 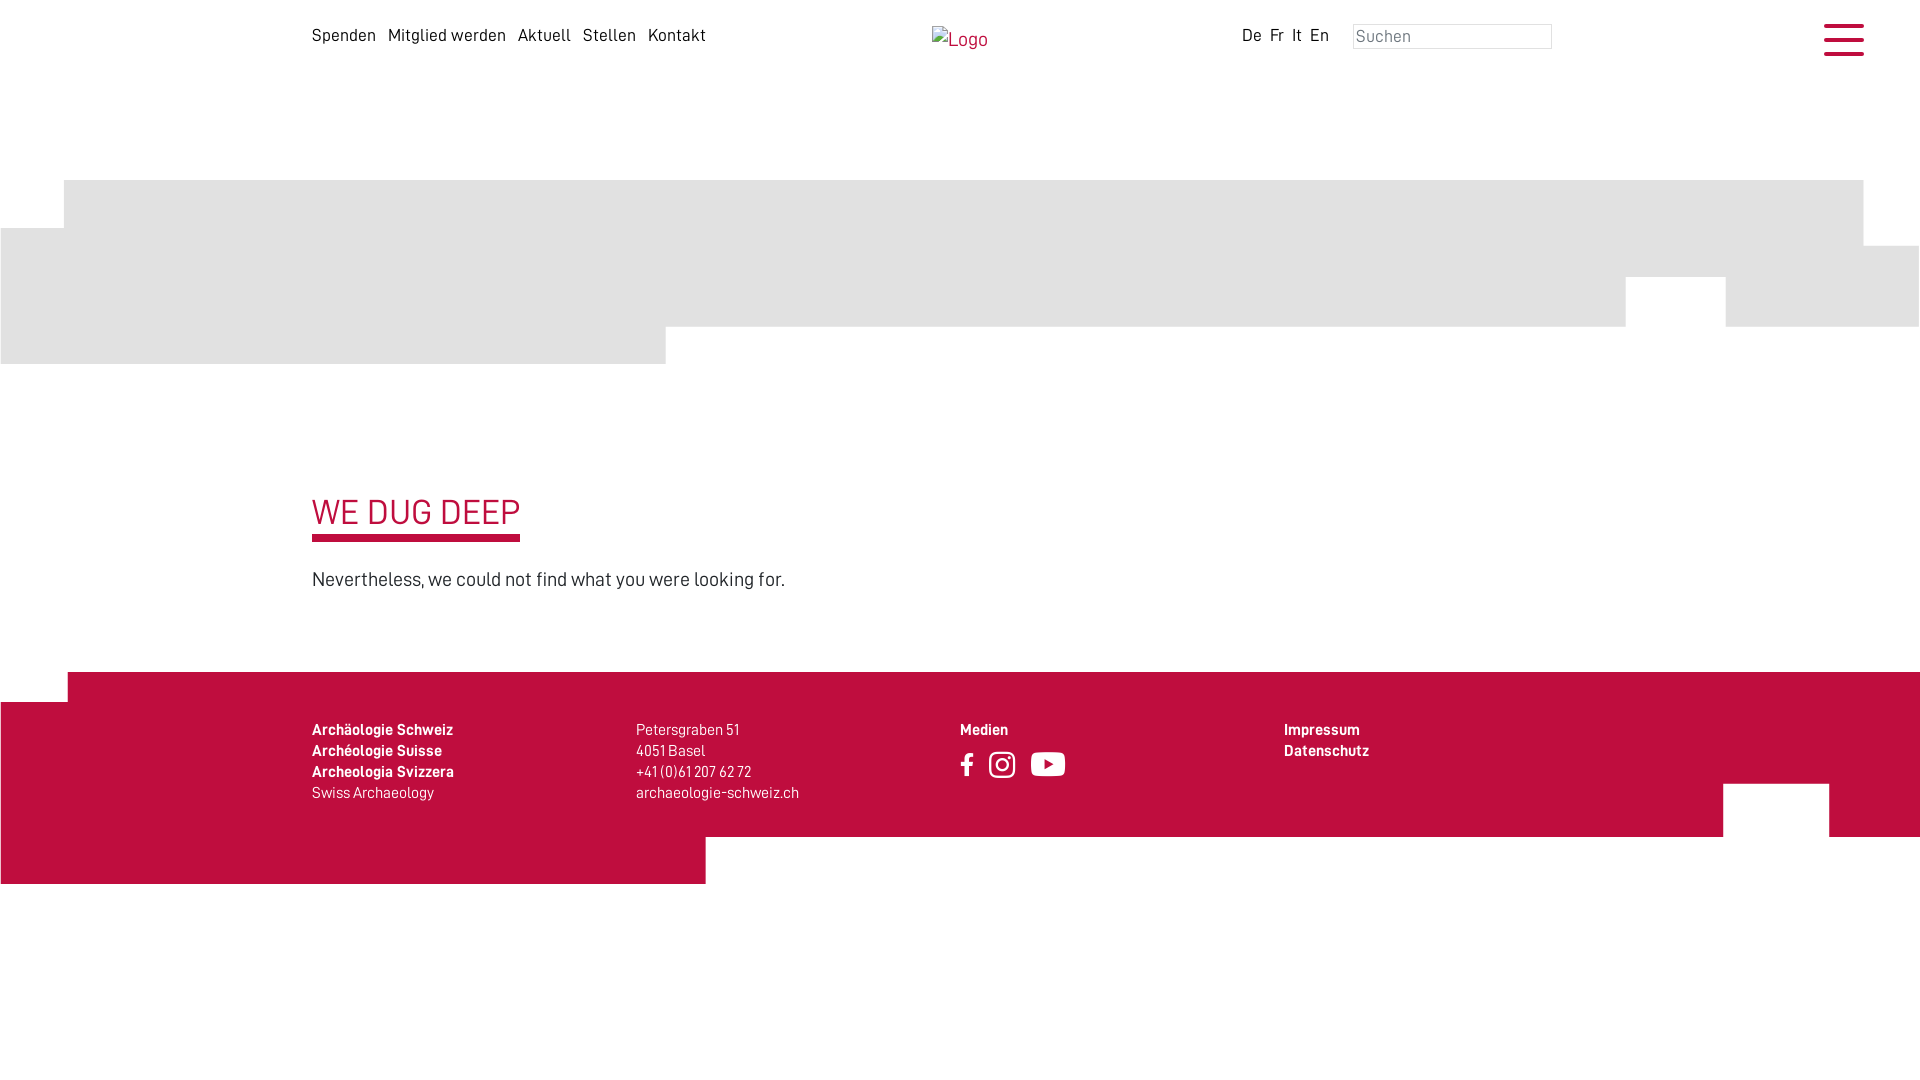 What do you see at coordinates (544, 34) in the screenshot?
I see `'Aktuell'` at bounding box center [544, 34].